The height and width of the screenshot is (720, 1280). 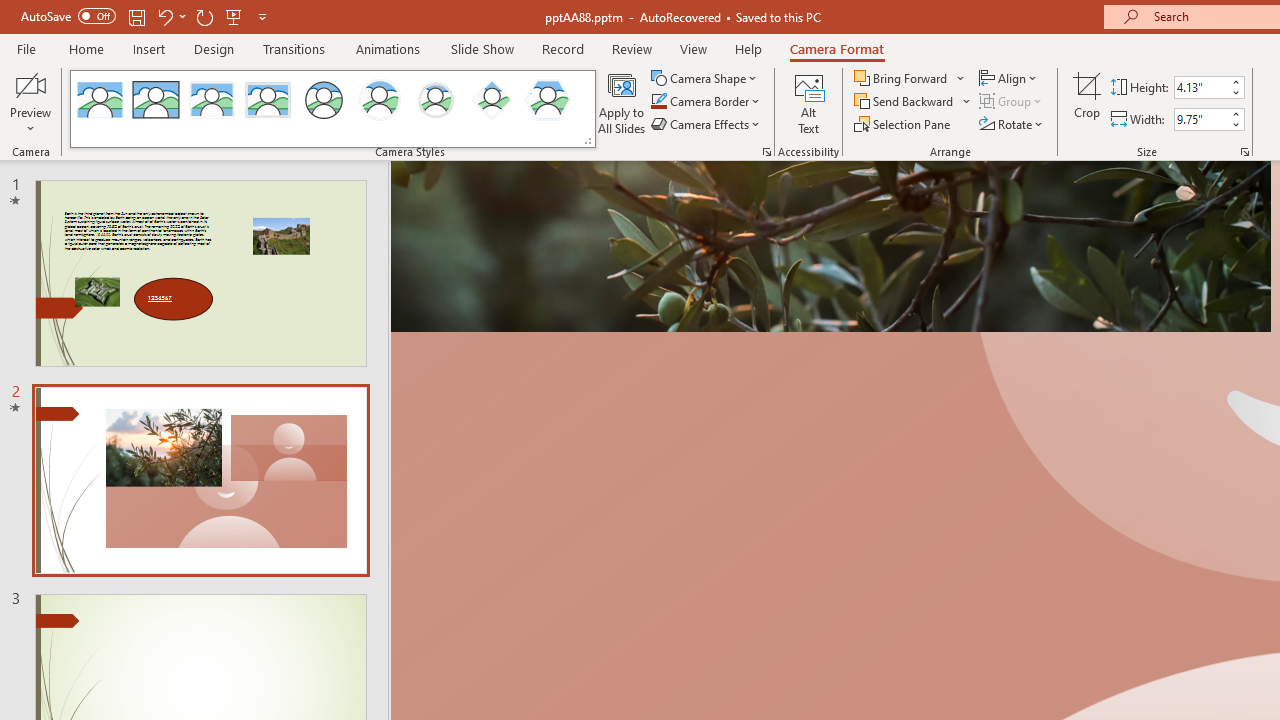 I want to click on 'Camera Effects', so click(x=707, y=124).